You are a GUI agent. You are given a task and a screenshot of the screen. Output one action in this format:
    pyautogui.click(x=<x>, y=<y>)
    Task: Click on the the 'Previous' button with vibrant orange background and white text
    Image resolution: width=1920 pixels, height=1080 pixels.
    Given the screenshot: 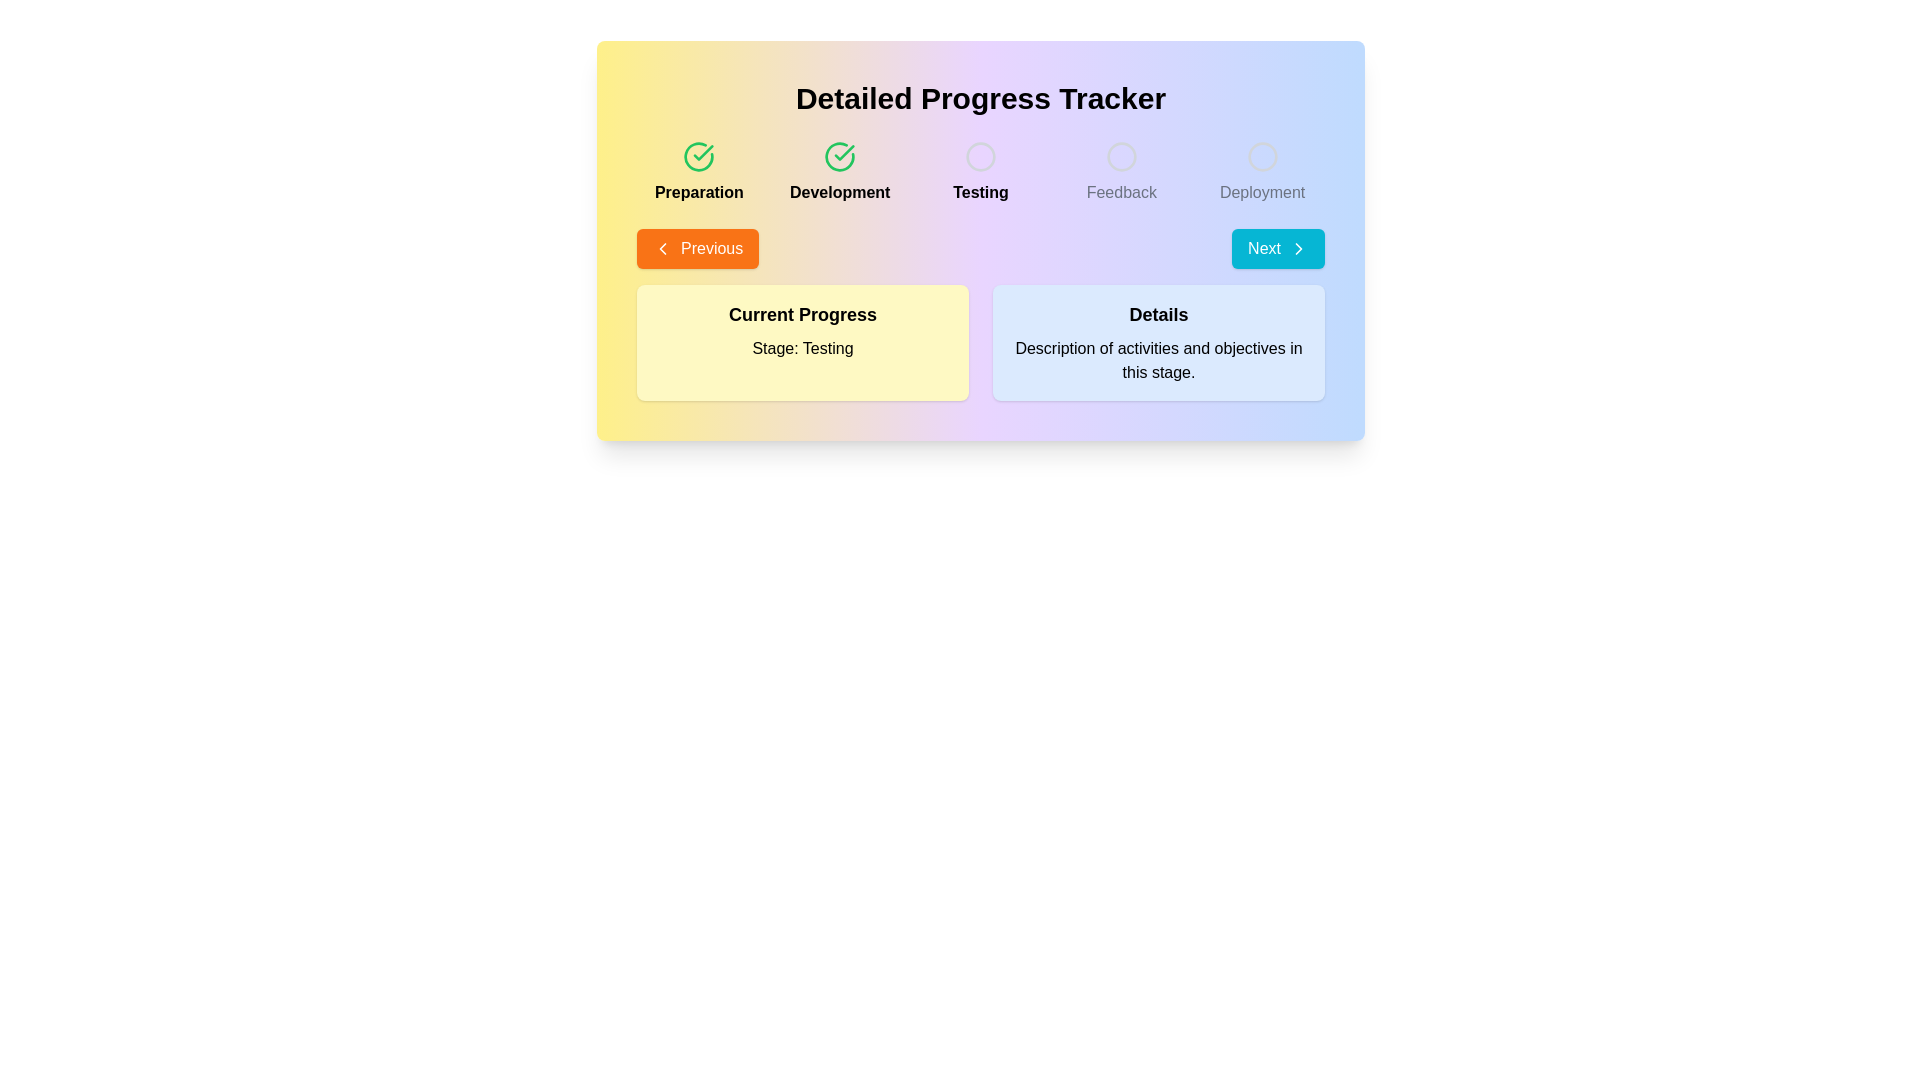 What is the action you would take?
    pyautogui.click(x=698, y=248)
    